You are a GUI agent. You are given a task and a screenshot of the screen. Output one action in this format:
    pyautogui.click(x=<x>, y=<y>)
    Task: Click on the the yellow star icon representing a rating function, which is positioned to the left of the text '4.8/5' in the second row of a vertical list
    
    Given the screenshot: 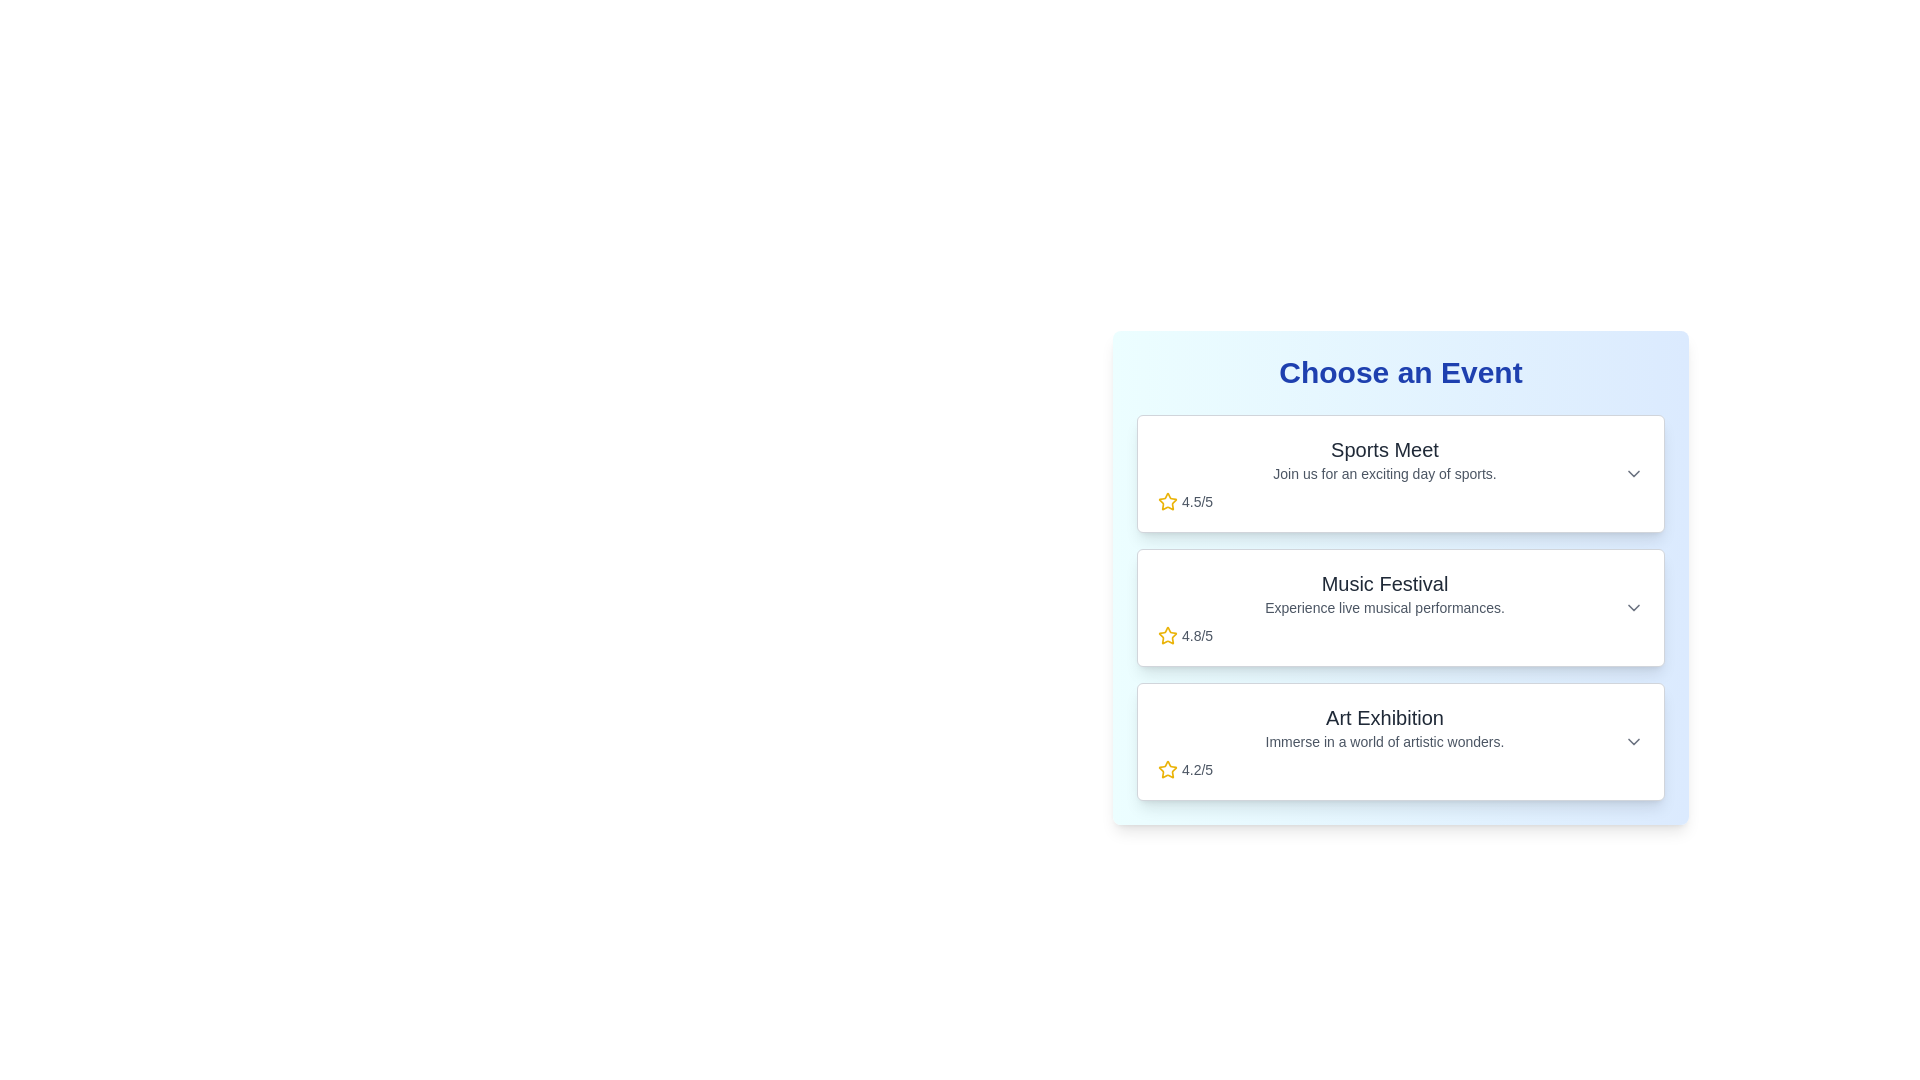 What is the action you would take?
    pyautogui.click(x=1167, y=636)
    